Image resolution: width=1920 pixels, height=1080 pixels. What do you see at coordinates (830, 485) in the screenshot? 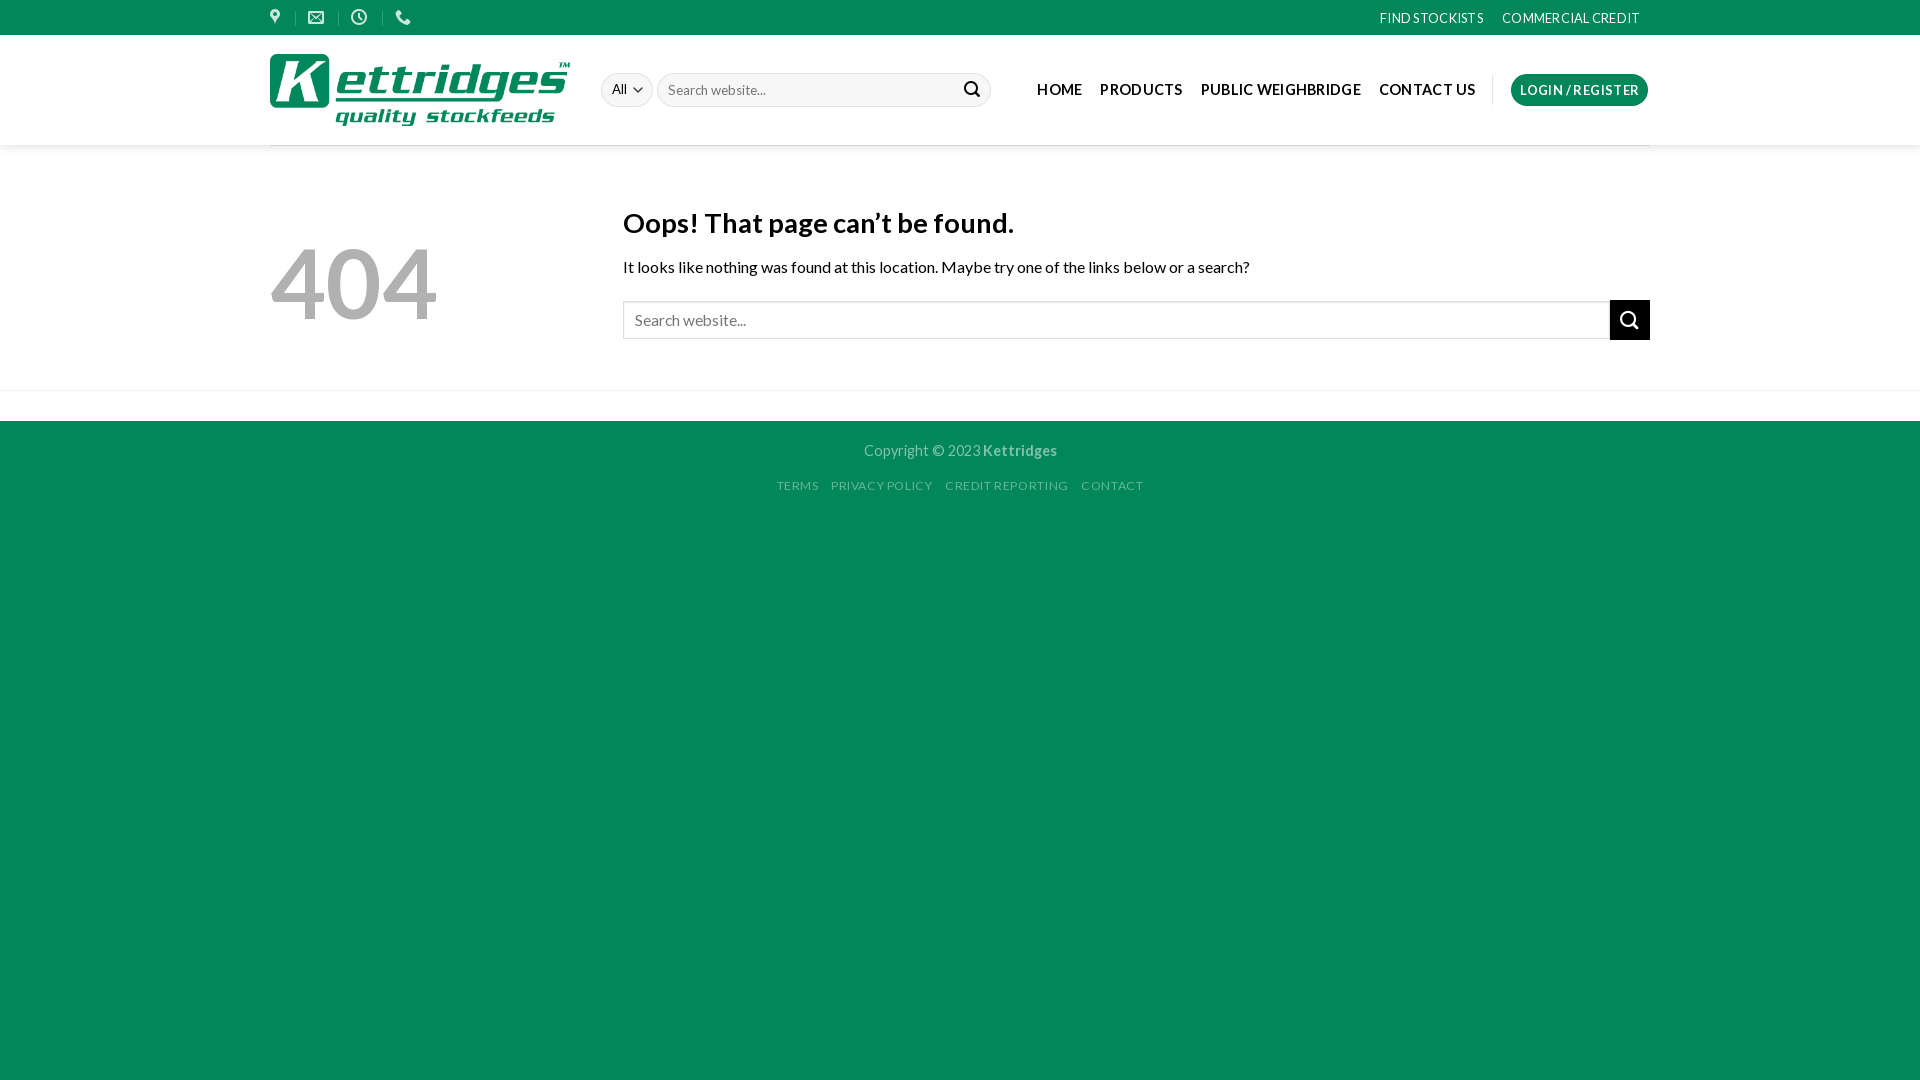
I see `'PRIVACY POLICY'` at bounding box center [830, 485].